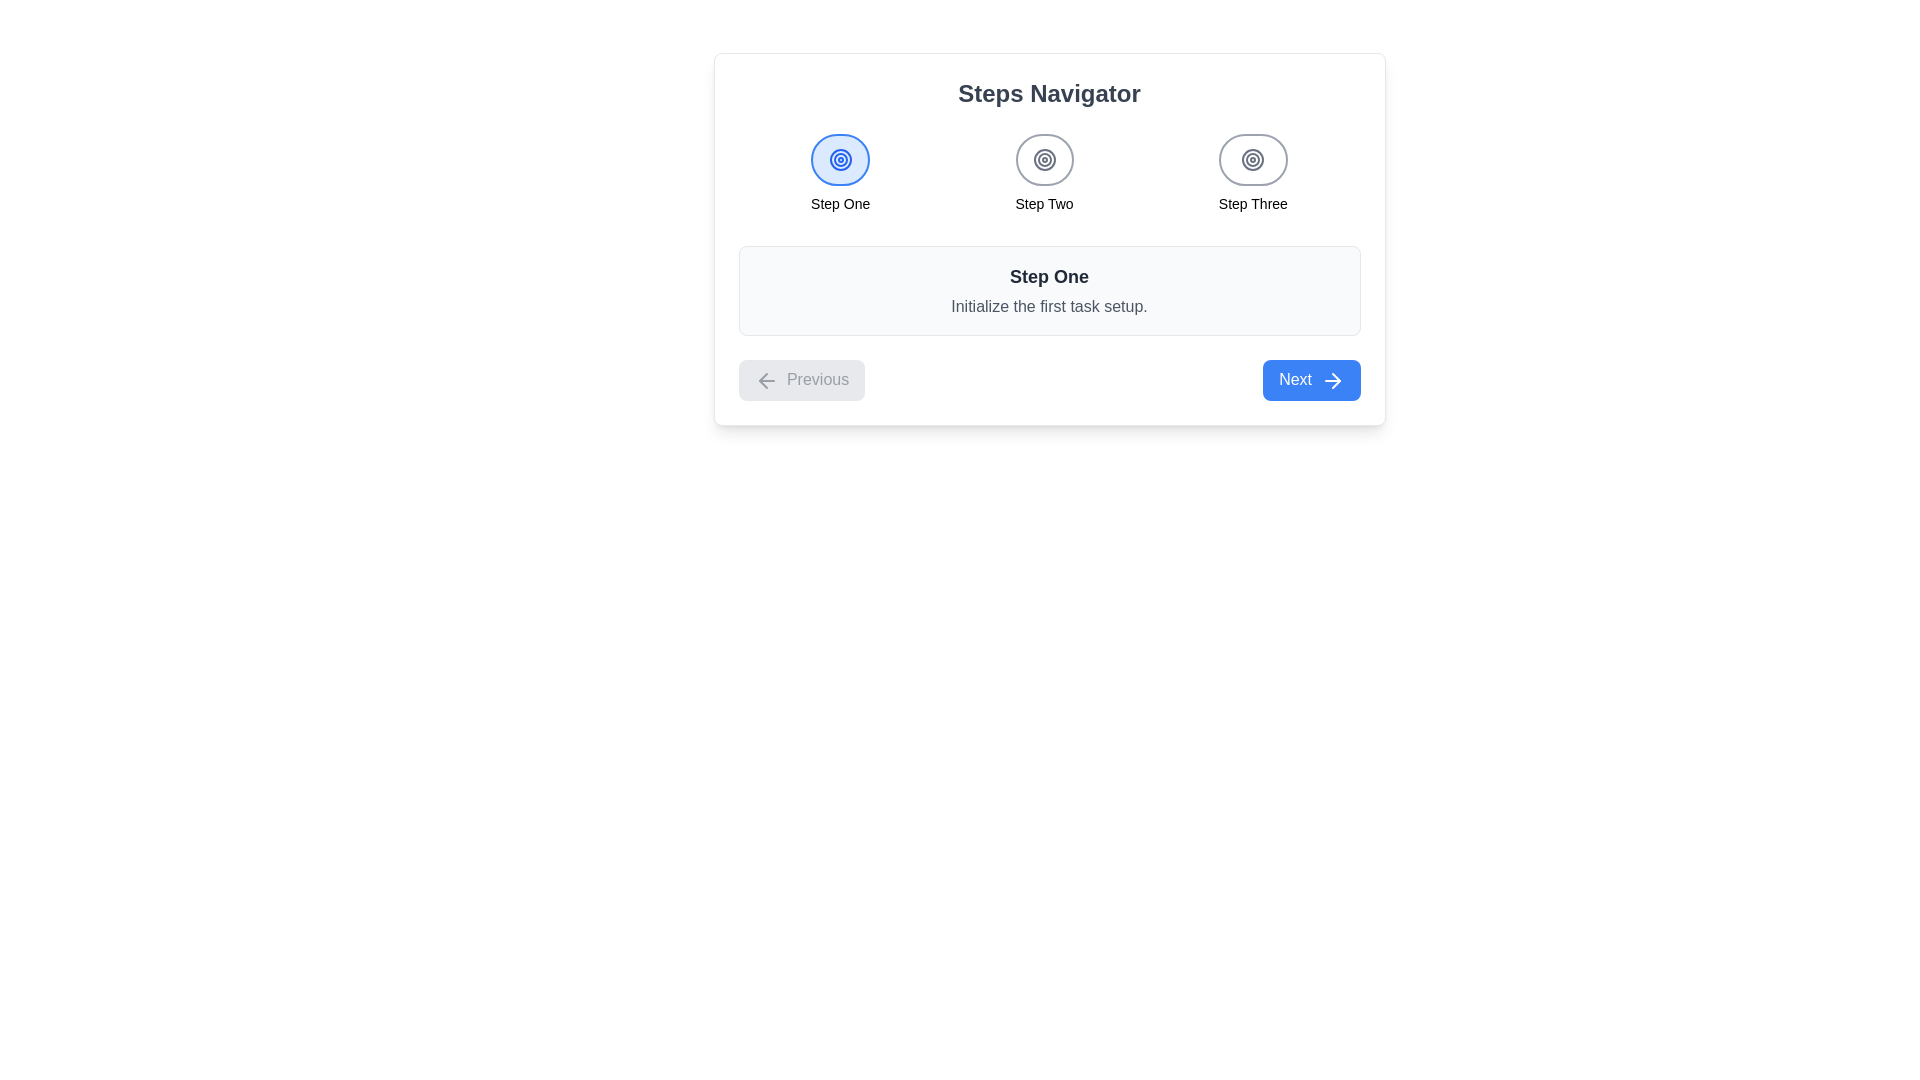  I want to click on the outermost circle of the target icon in the 'Step One' section of the steps navigator, so click(840, 158).